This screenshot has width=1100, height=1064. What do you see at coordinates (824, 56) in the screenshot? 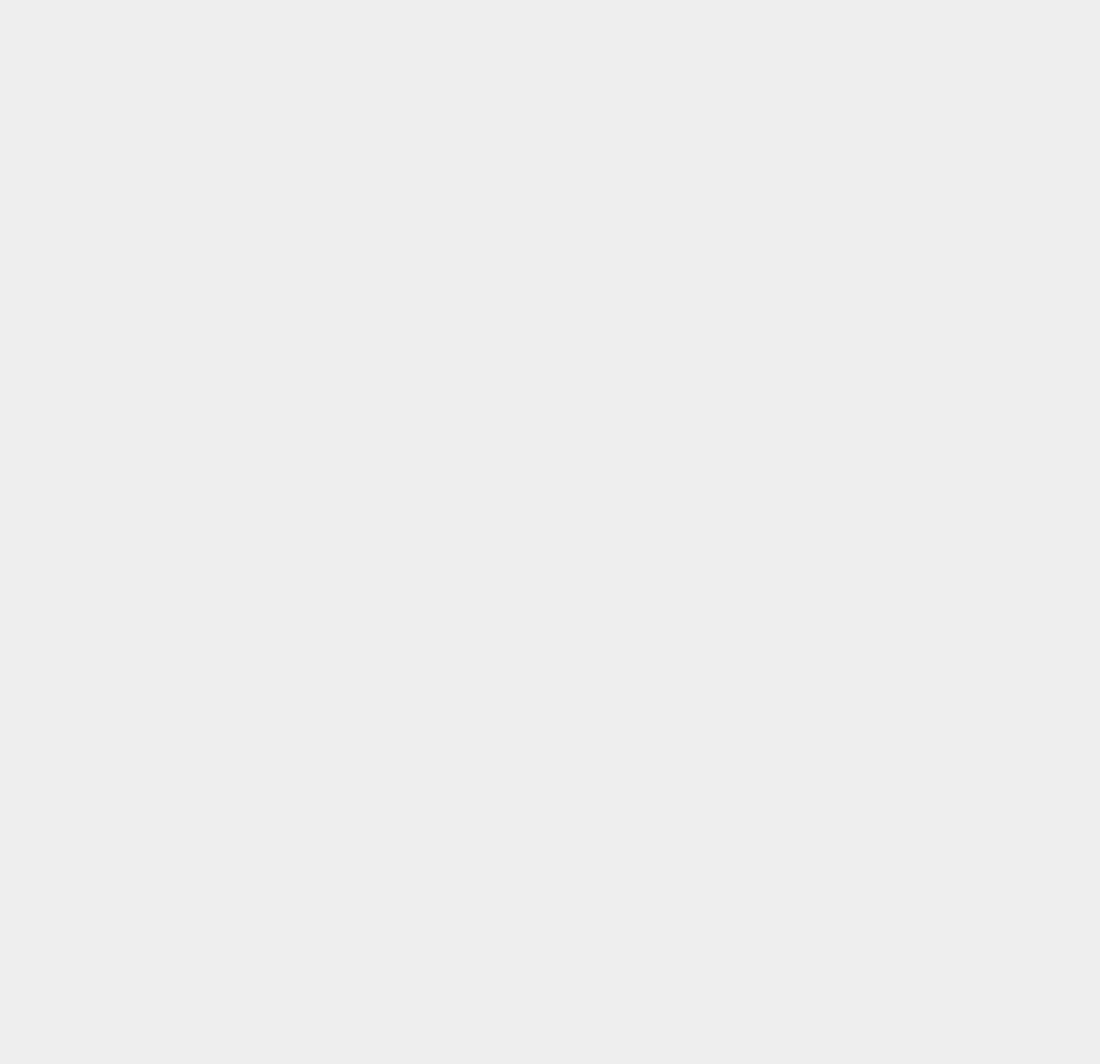
I see `'Windows 8 Pro'` at bounding box center [824, 56].